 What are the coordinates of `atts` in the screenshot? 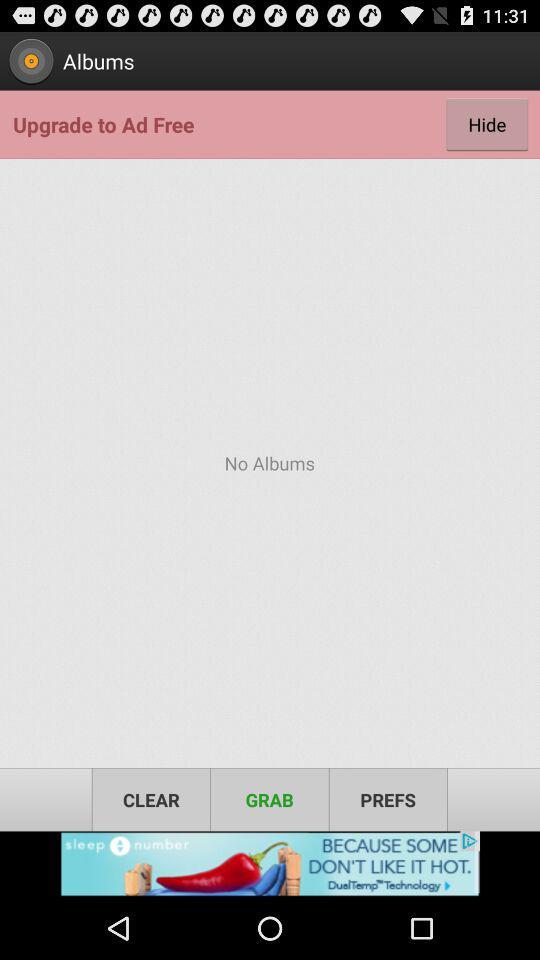 It's located at (270, 863).